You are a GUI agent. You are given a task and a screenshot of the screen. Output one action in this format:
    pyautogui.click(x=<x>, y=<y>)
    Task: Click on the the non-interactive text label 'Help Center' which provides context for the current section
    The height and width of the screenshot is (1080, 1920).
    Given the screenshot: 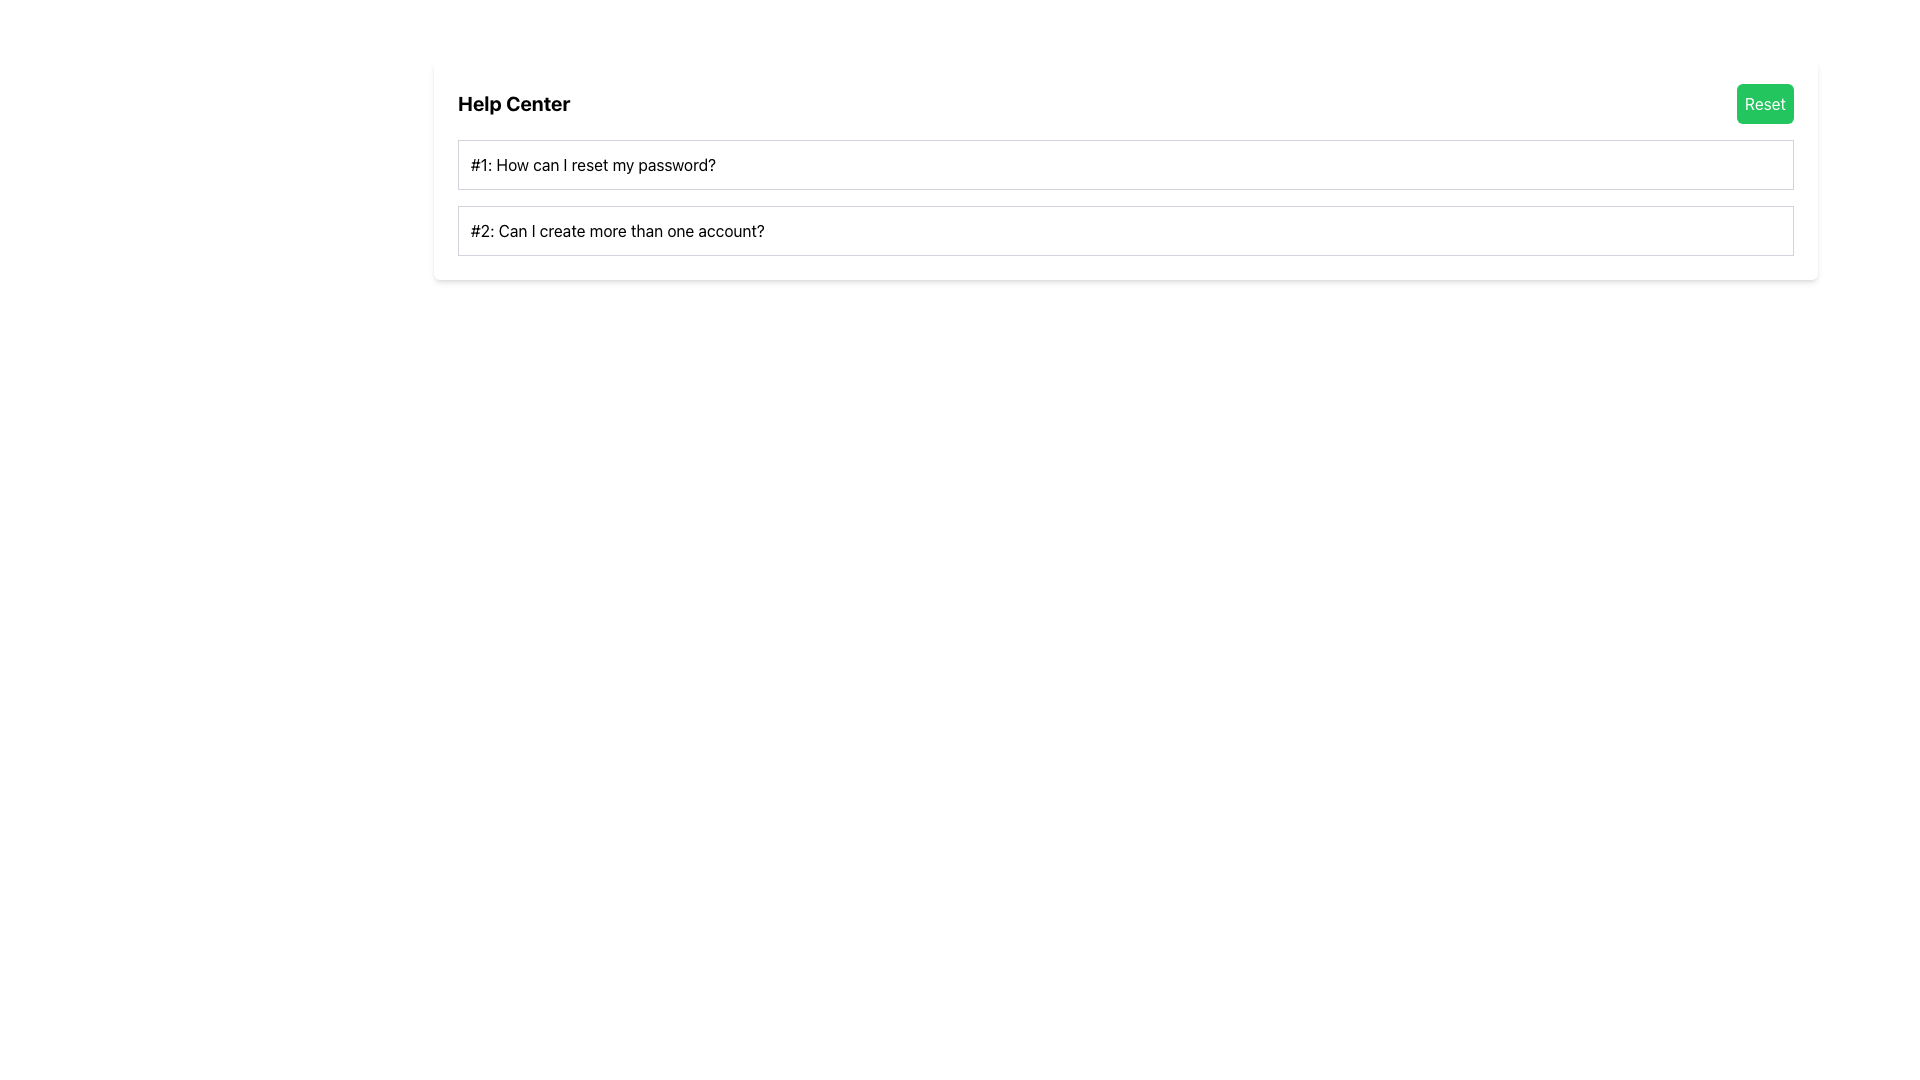 What is the action you would take?
    pyautogui.click(x=514, y=104)
    